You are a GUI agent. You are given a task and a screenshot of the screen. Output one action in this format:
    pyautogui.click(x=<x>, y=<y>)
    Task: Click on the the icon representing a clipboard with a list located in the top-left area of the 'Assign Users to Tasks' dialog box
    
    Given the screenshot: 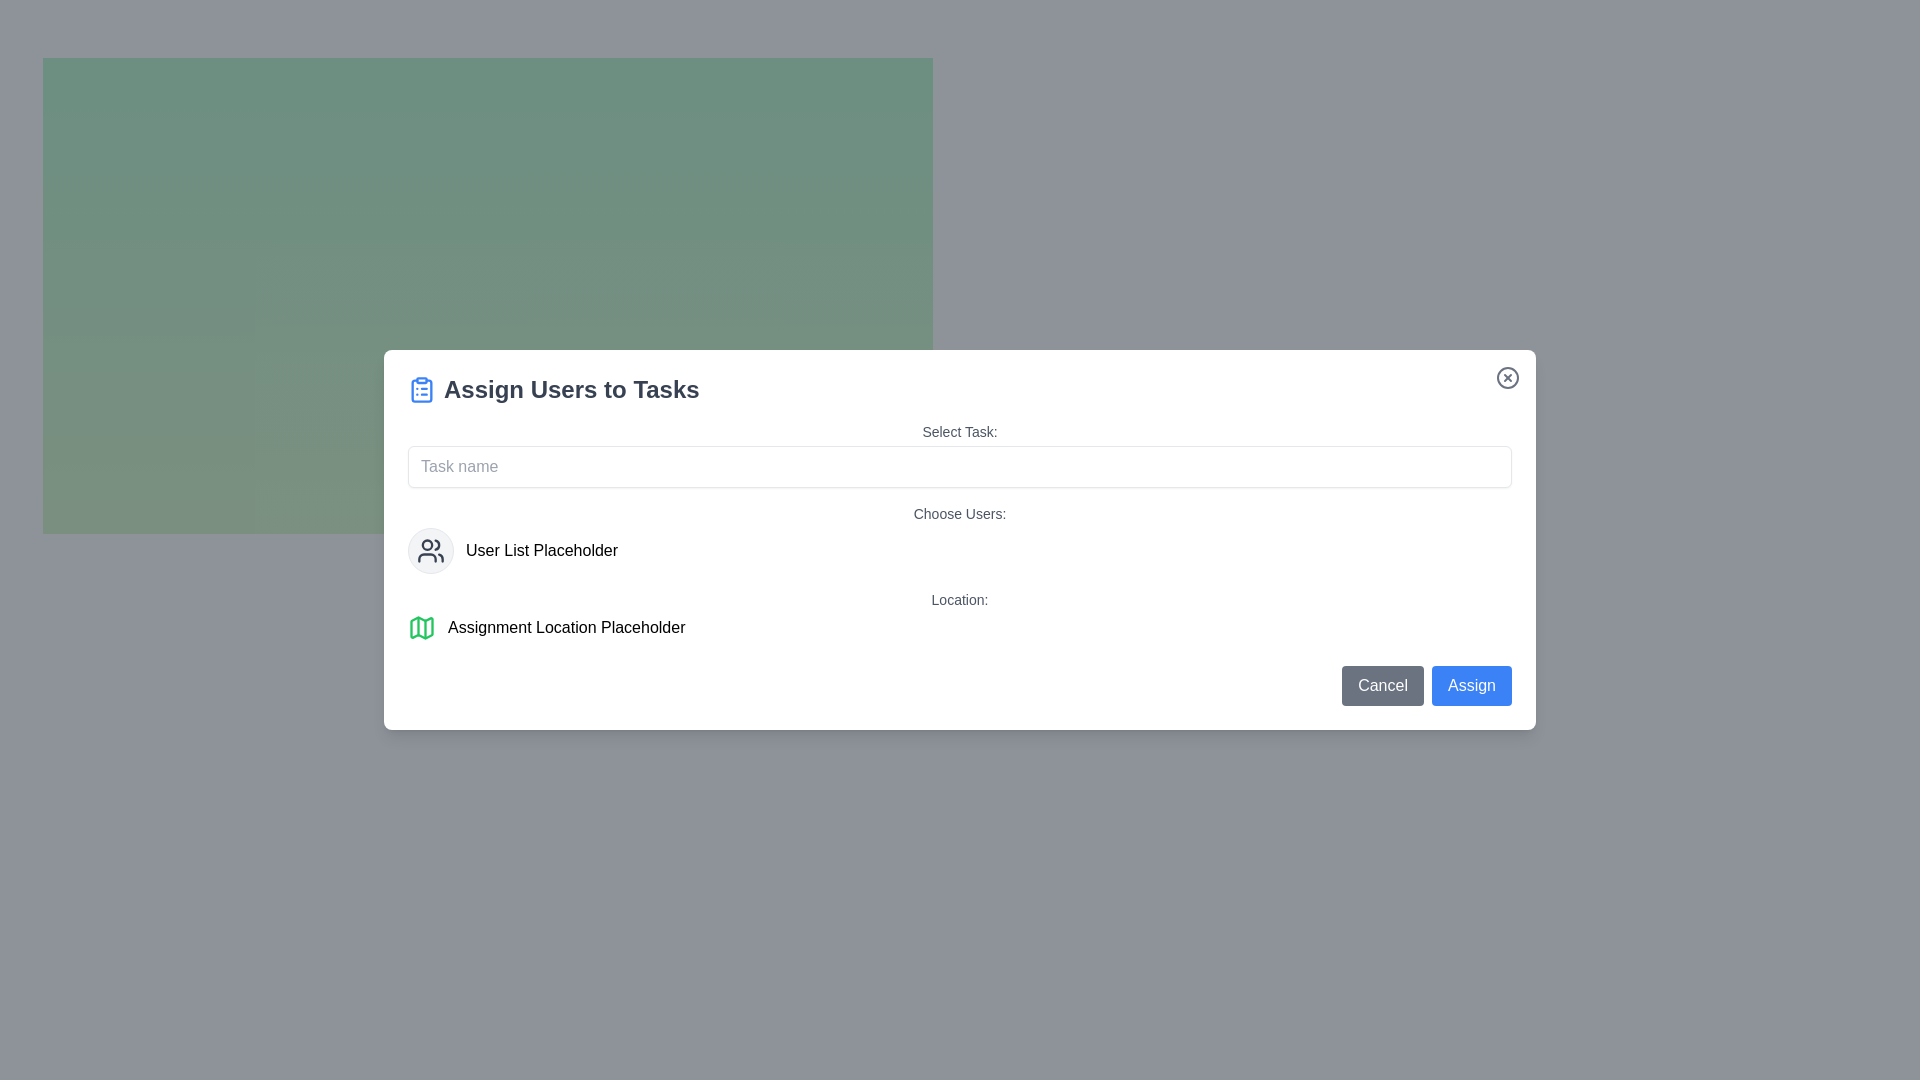 What is the action you would take?
    pyautogui.click(x=421, y=390)
    